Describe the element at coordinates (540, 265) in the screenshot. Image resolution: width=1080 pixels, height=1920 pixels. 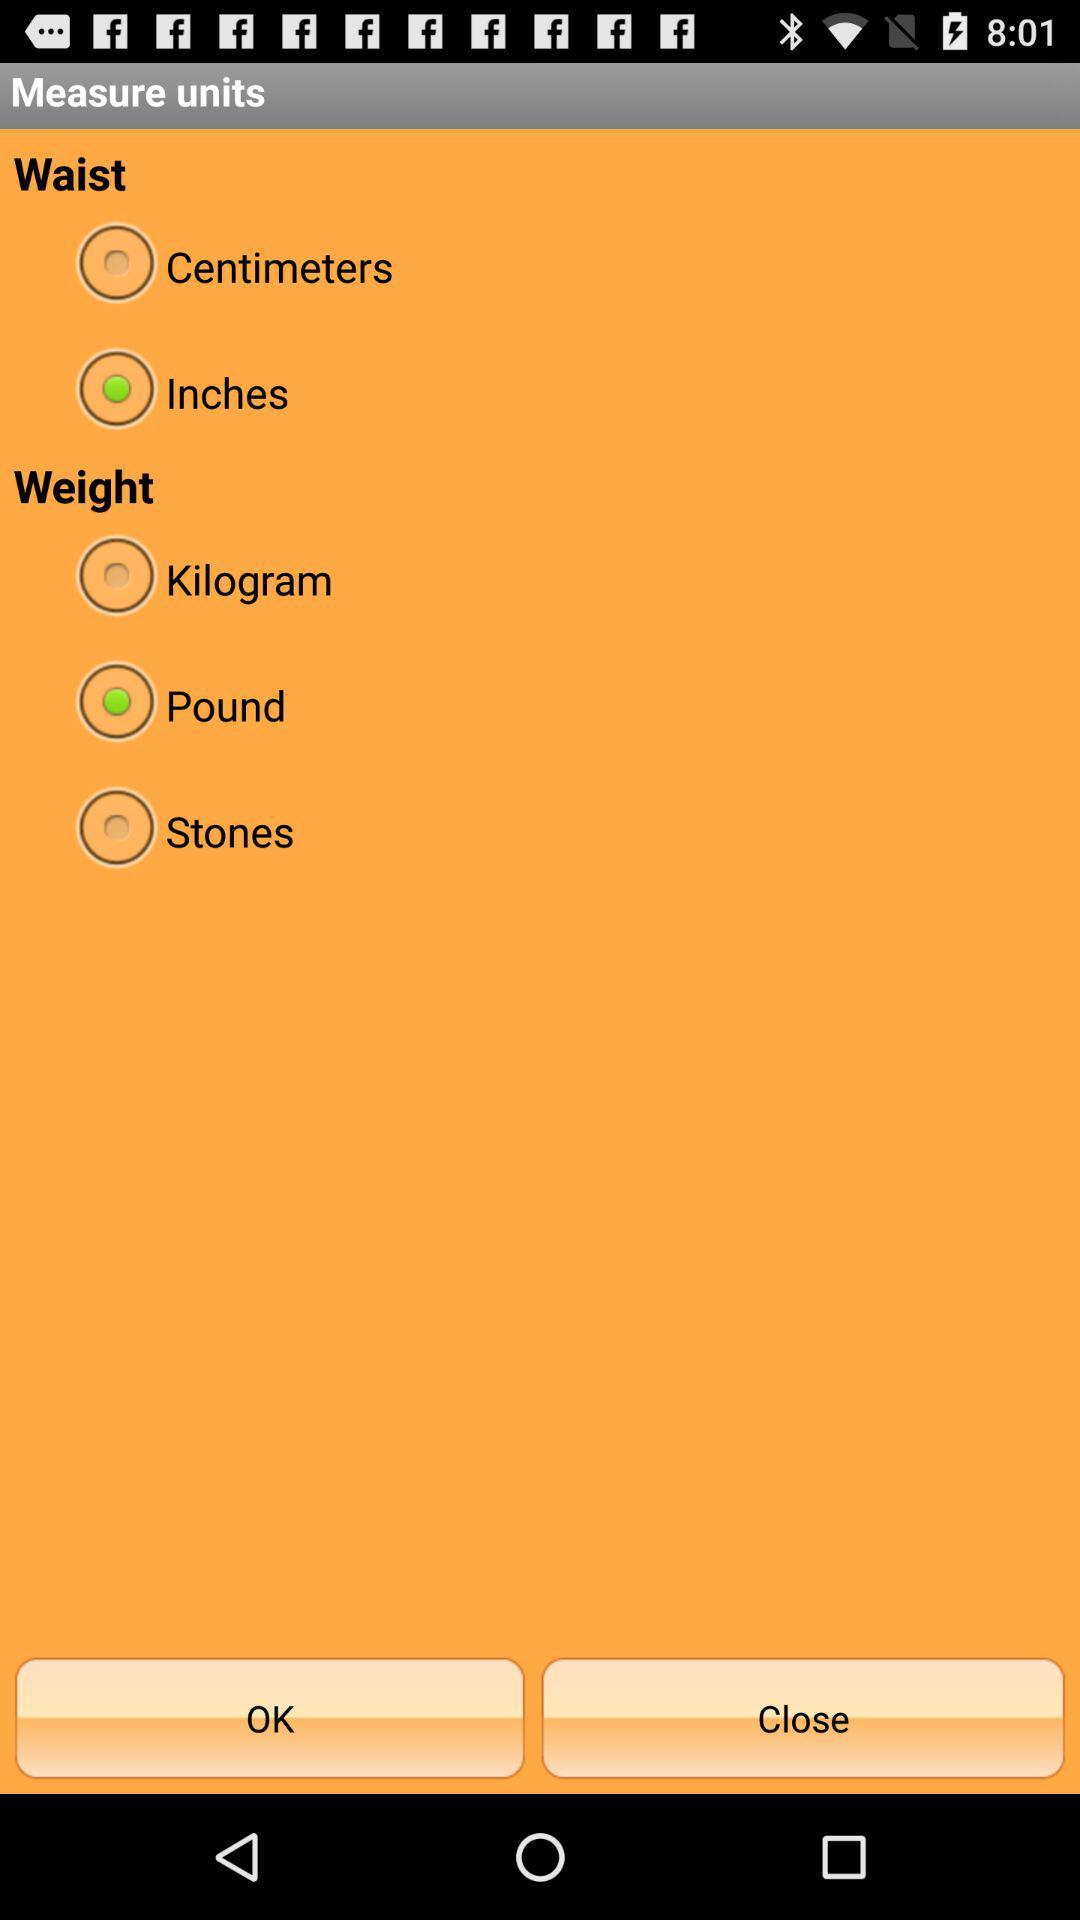
I see `the item above inches icon` at that location.